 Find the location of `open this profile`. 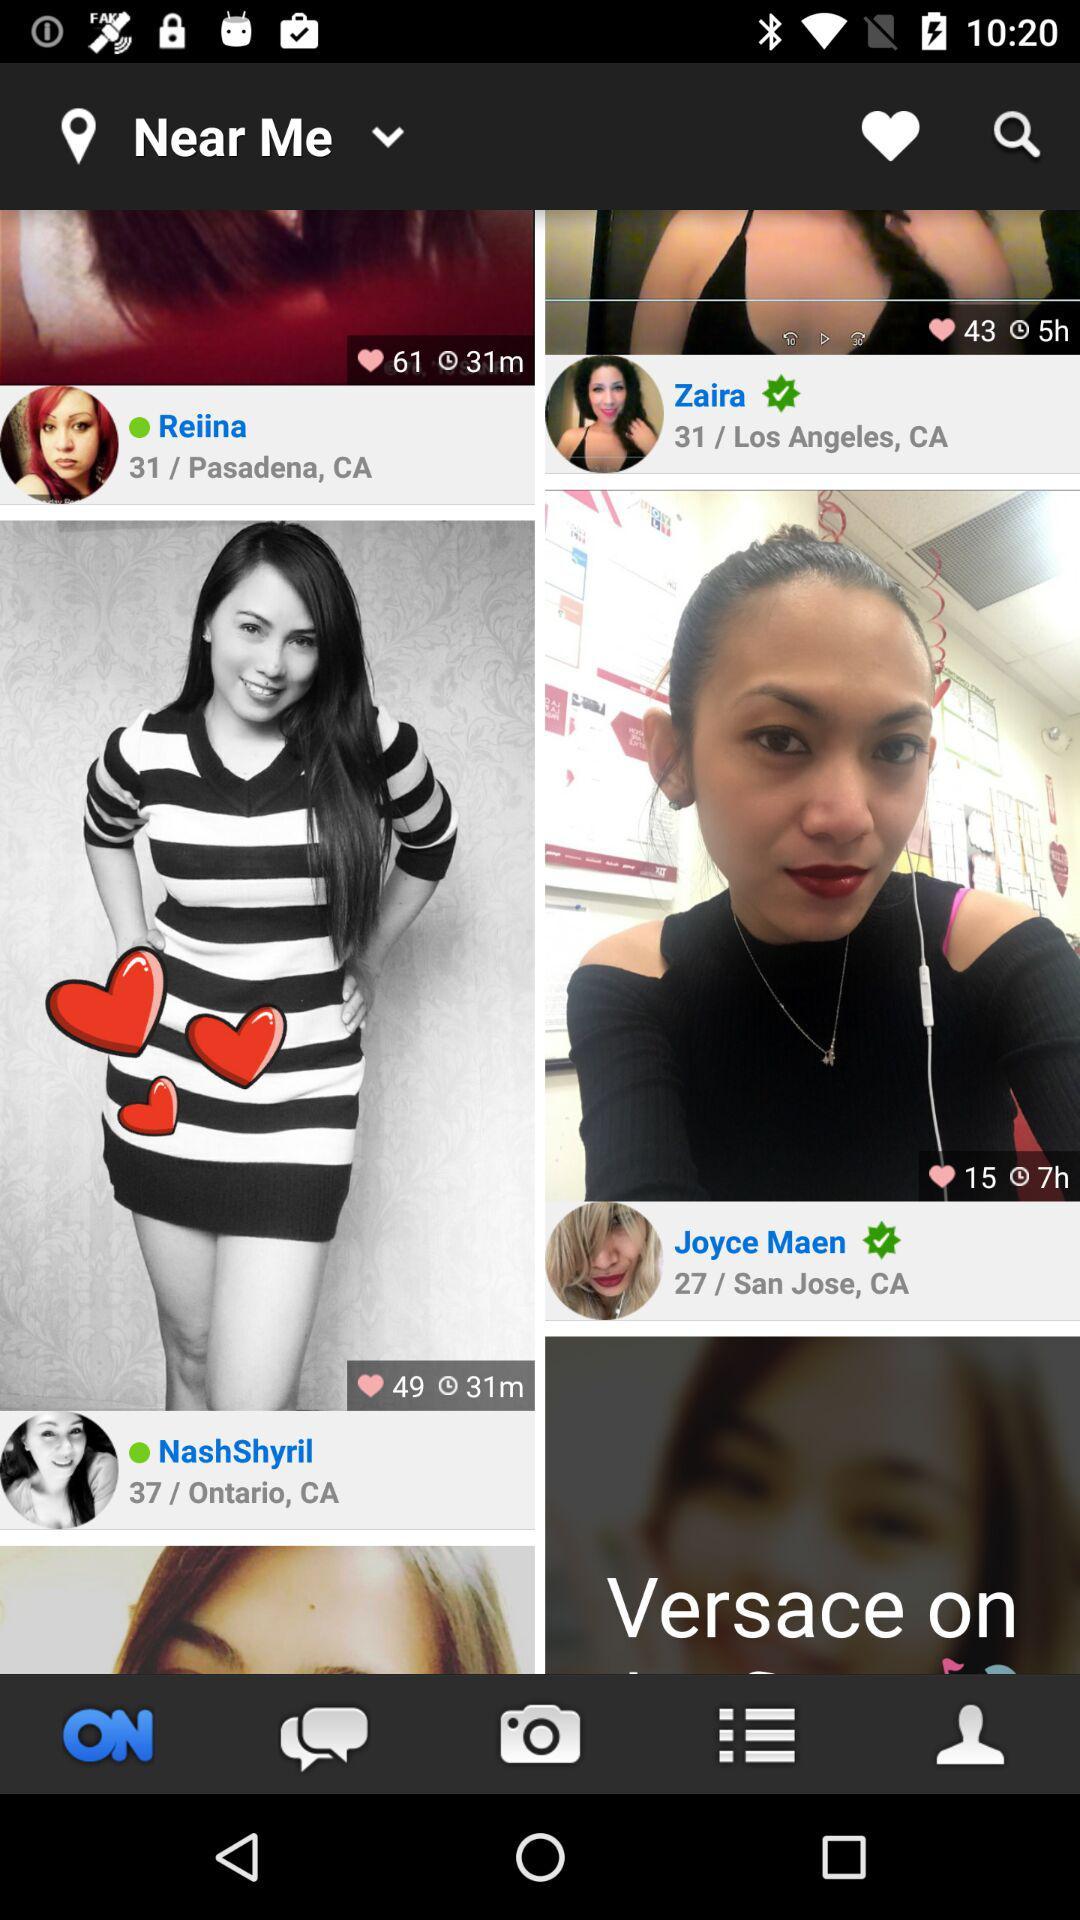

open this profile is located at coordinates (266, 965).